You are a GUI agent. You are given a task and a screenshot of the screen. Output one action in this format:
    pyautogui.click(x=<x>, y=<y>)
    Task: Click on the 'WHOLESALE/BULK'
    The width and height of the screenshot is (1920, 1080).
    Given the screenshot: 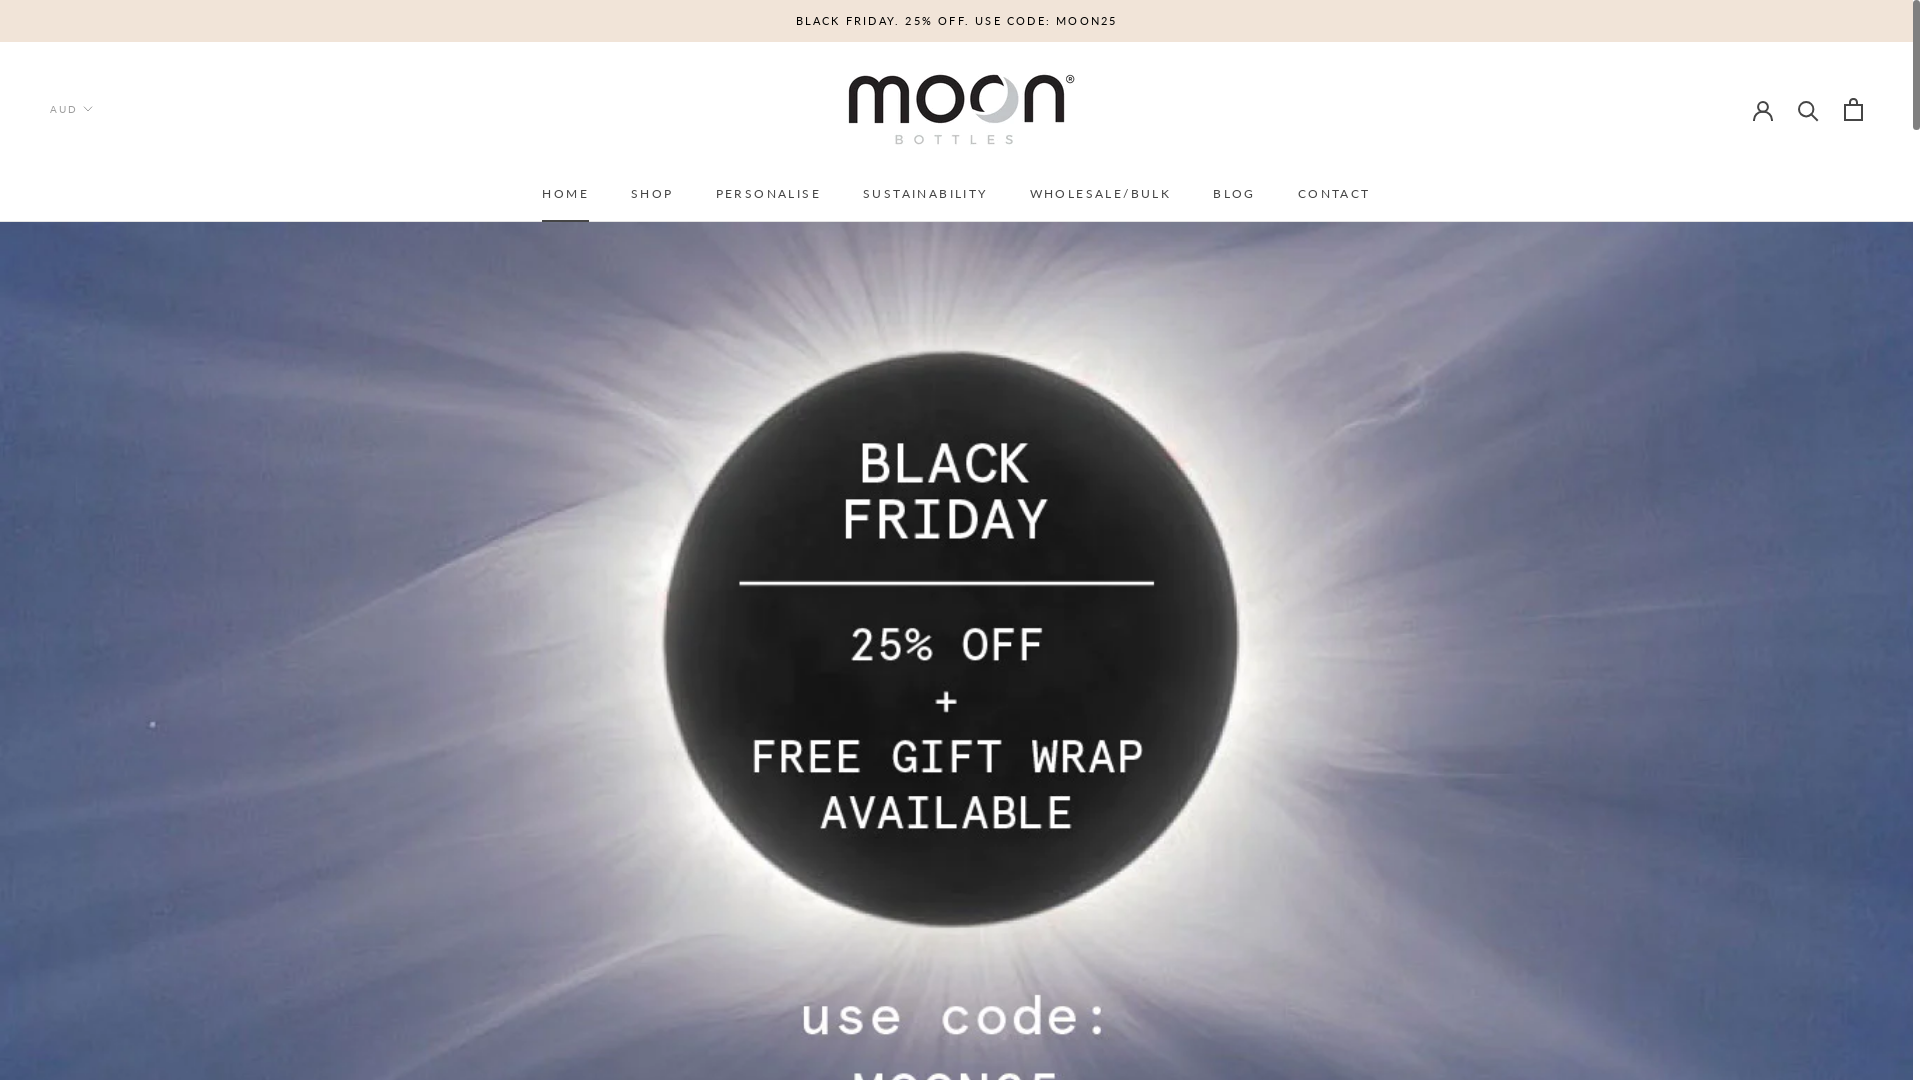 What is the action you would take?
    pyautogui.click(x=1099, y=193)
    